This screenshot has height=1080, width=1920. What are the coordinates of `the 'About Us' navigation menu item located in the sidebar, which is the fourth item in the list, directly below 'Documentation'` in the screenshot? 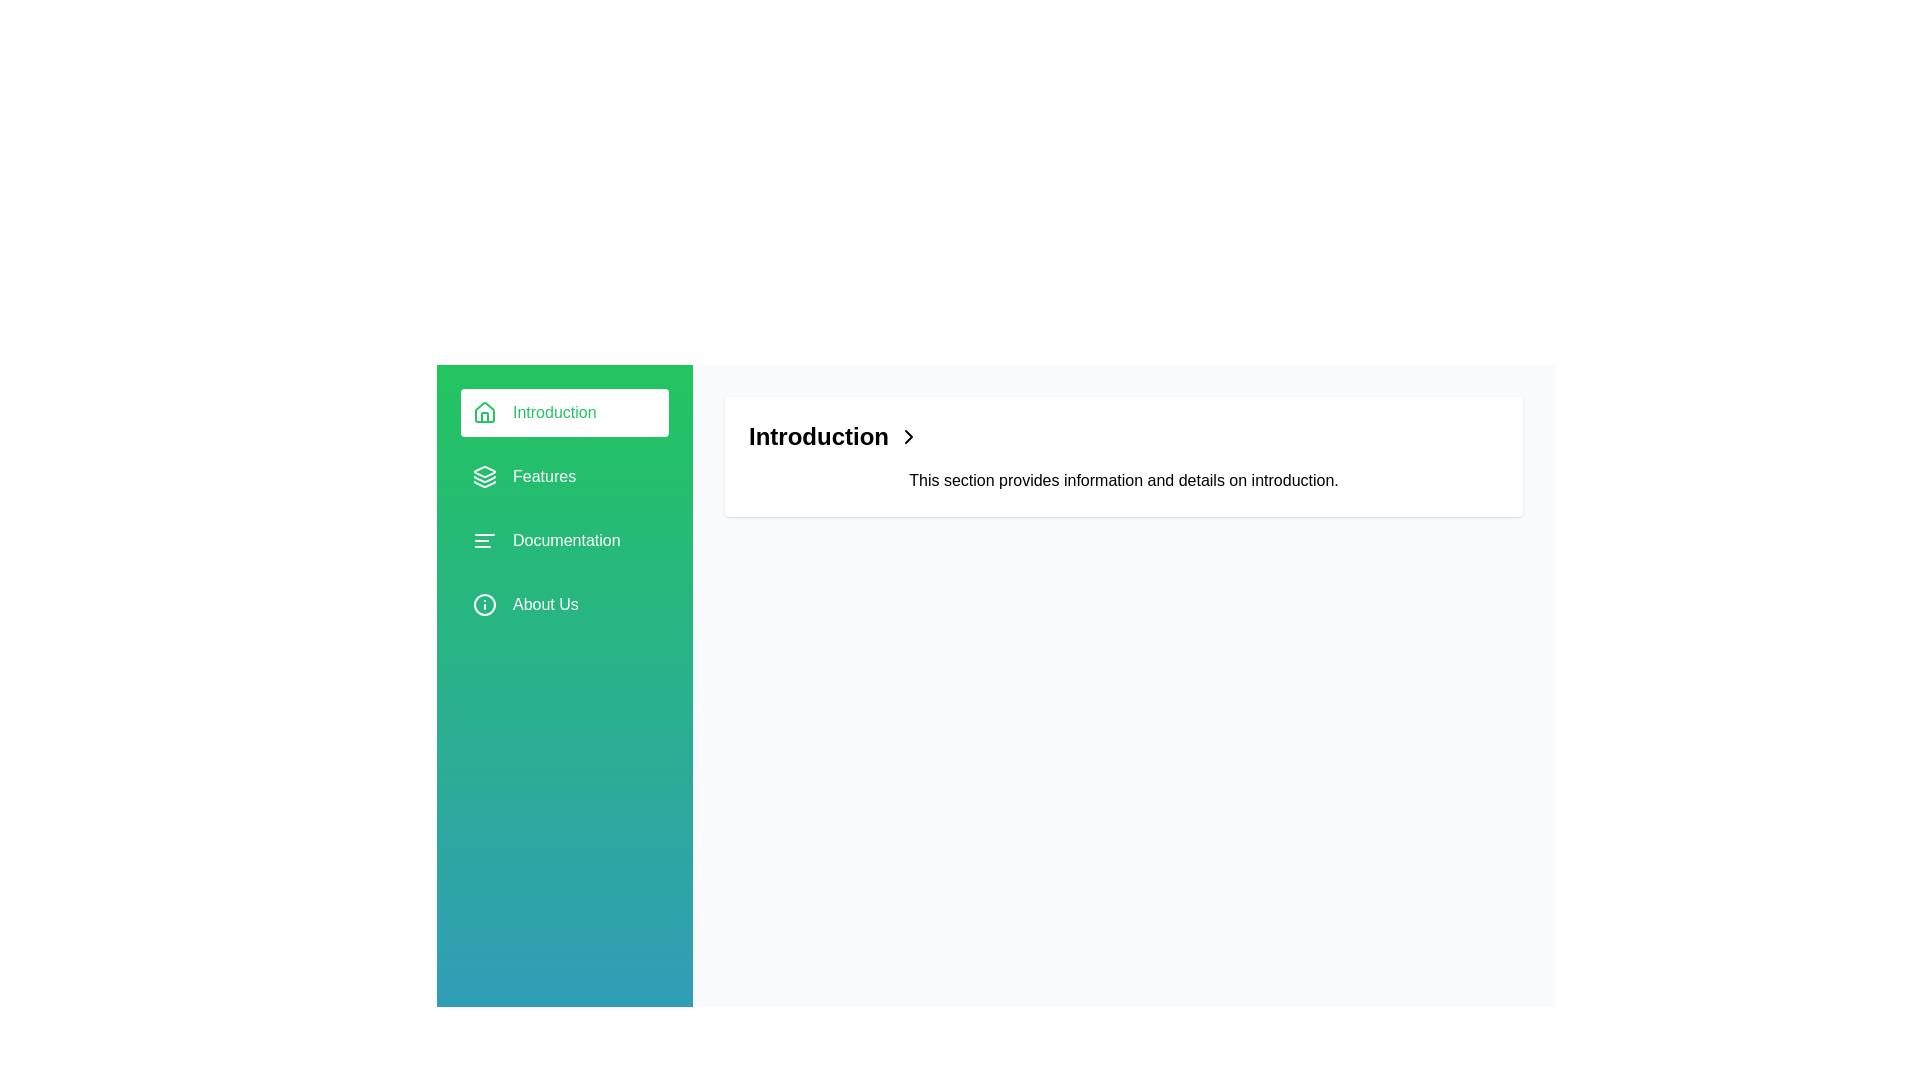 It's located at (564, 604).